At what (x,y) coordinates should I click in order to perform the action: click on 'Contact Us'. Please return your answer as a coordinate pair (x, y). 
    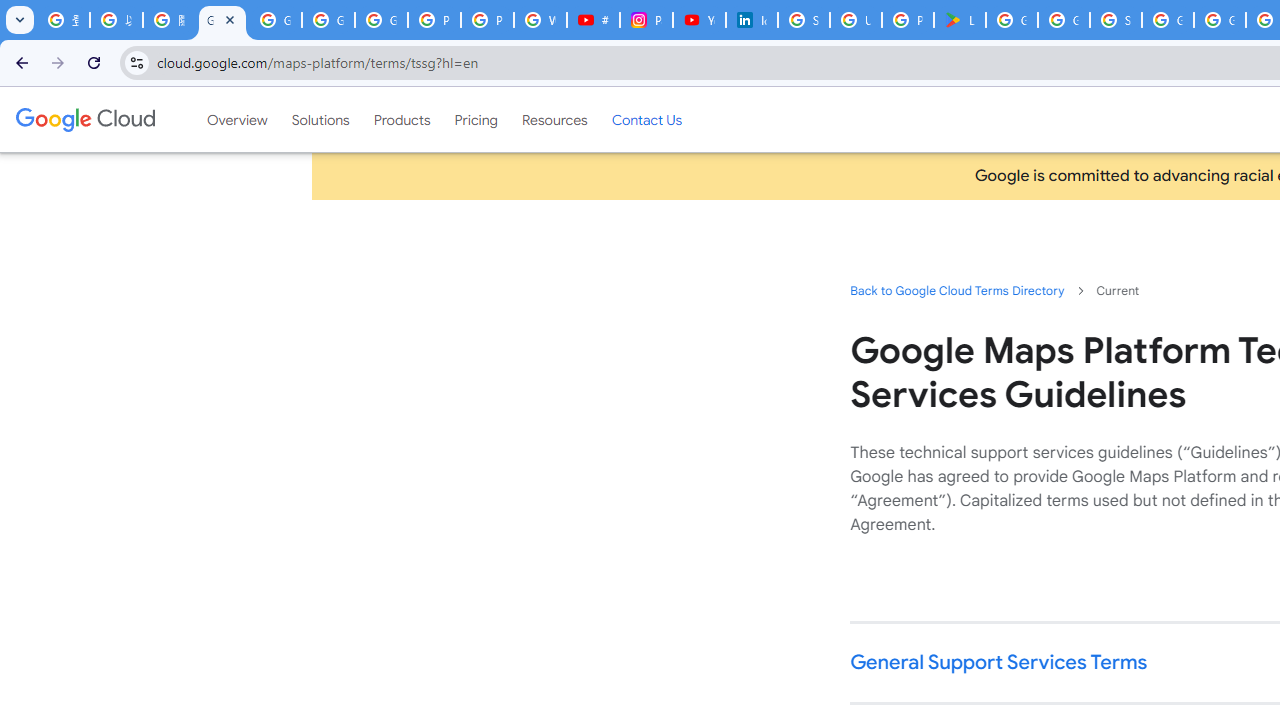
    Looking at the image, I should click on (647, 119).